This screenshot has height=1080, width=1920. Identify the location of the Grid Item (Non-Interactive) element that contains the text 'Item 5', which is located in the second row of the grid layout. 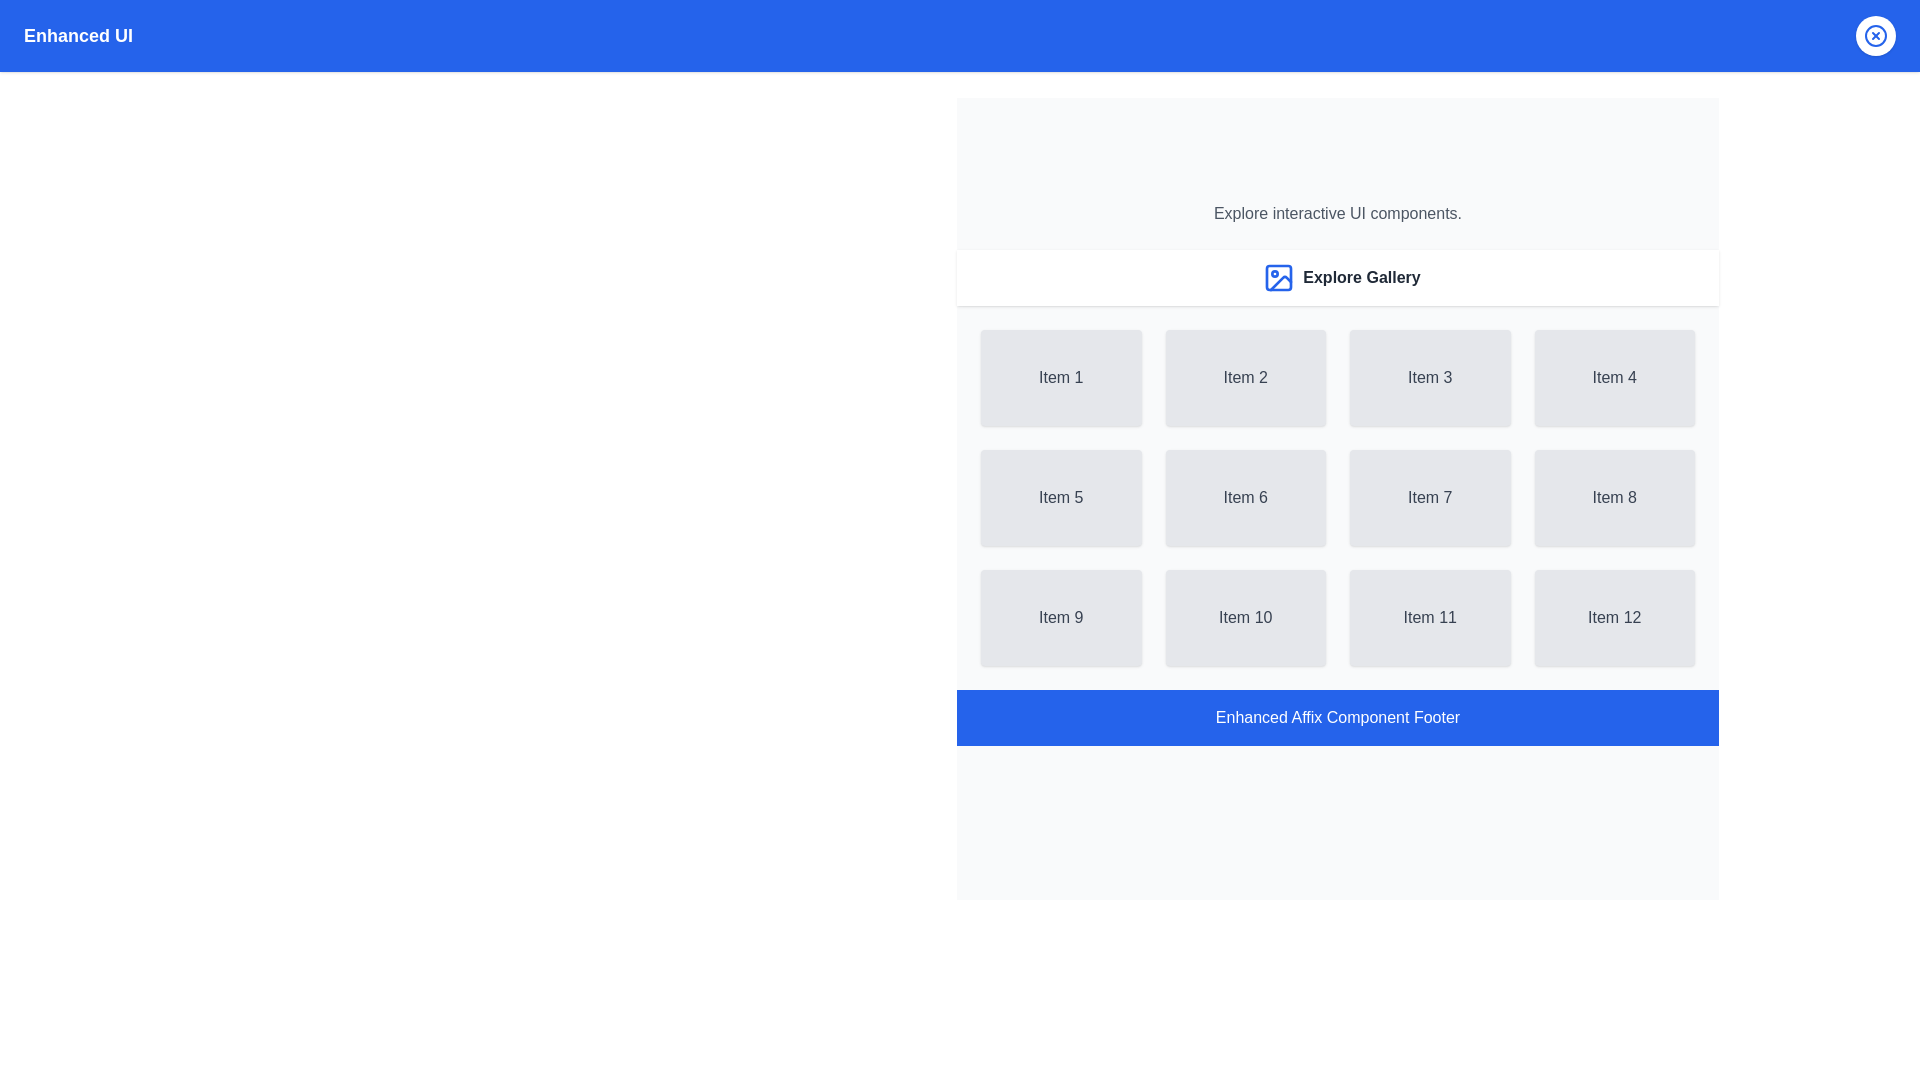
(1060, 496).